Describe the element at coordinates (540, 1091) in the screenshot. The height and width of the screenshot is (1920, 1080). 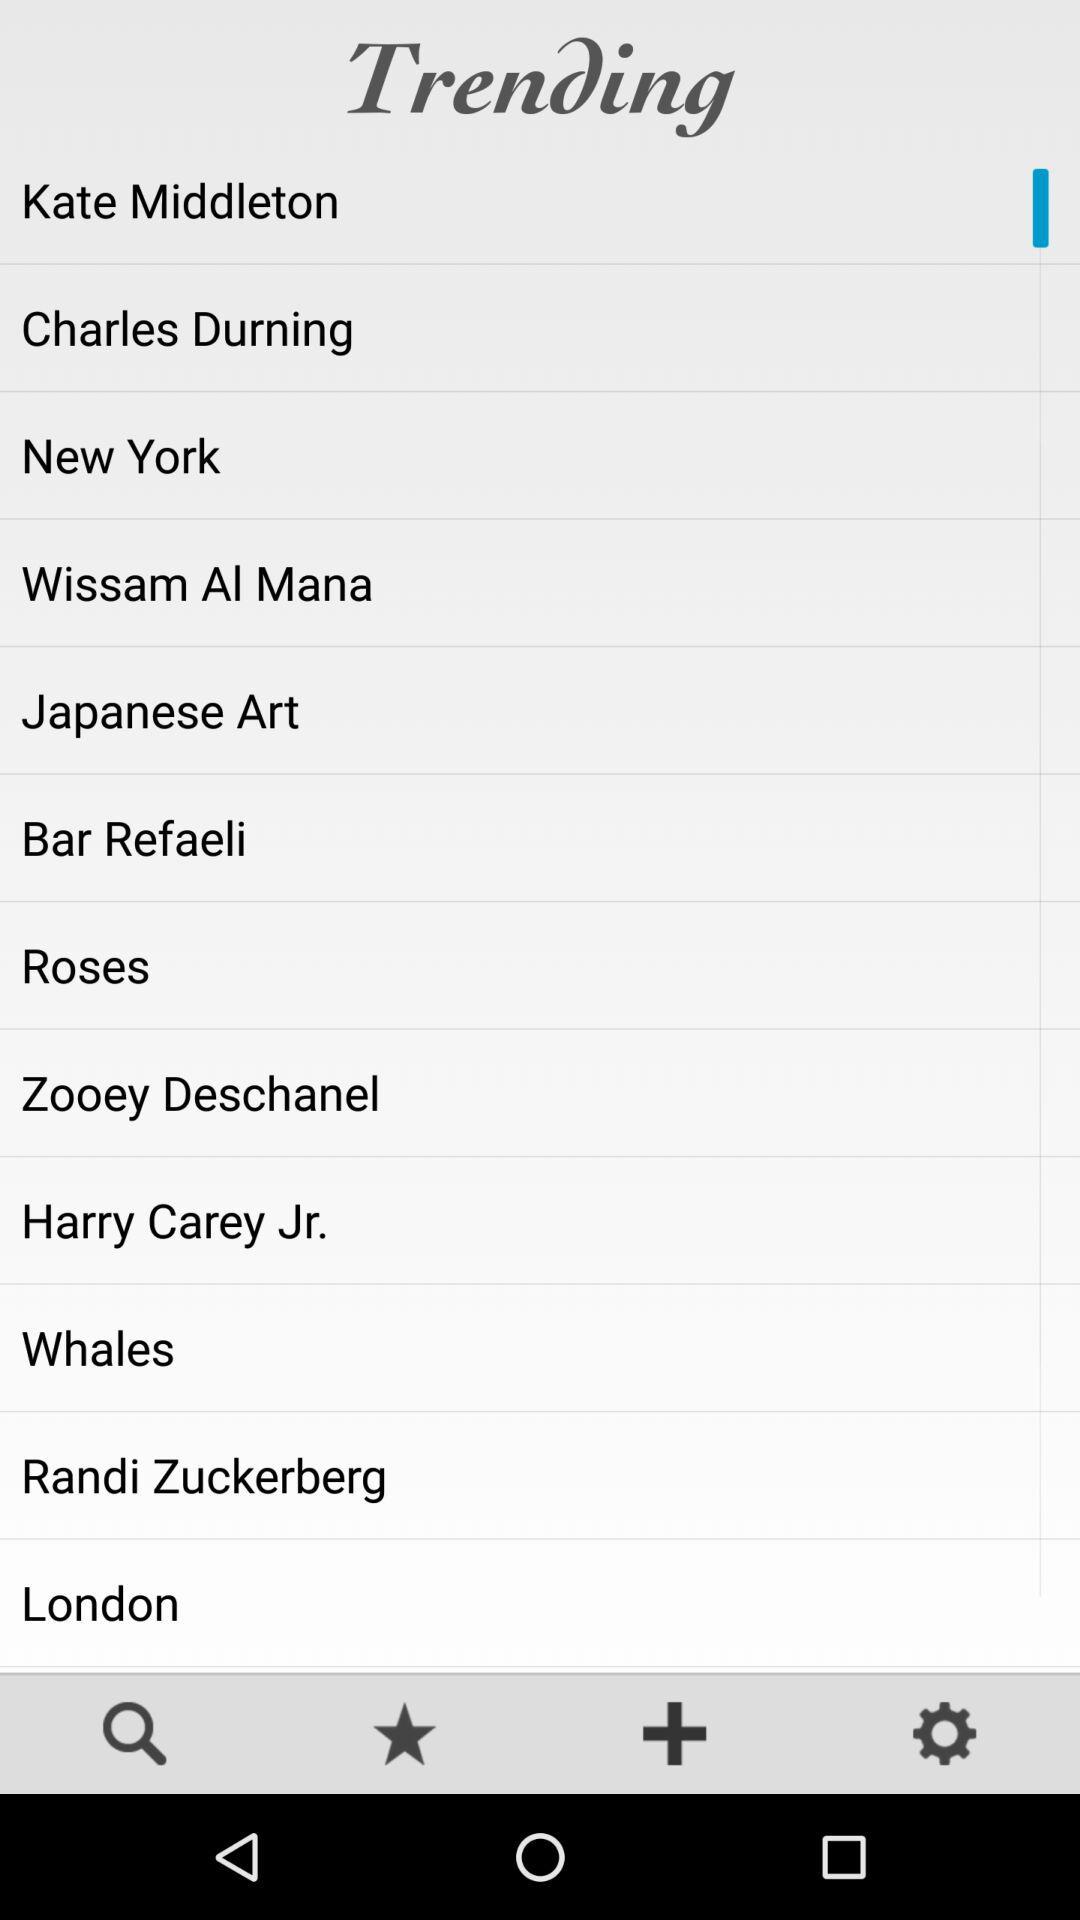
I see `app above harry carey jr. item` at that location.